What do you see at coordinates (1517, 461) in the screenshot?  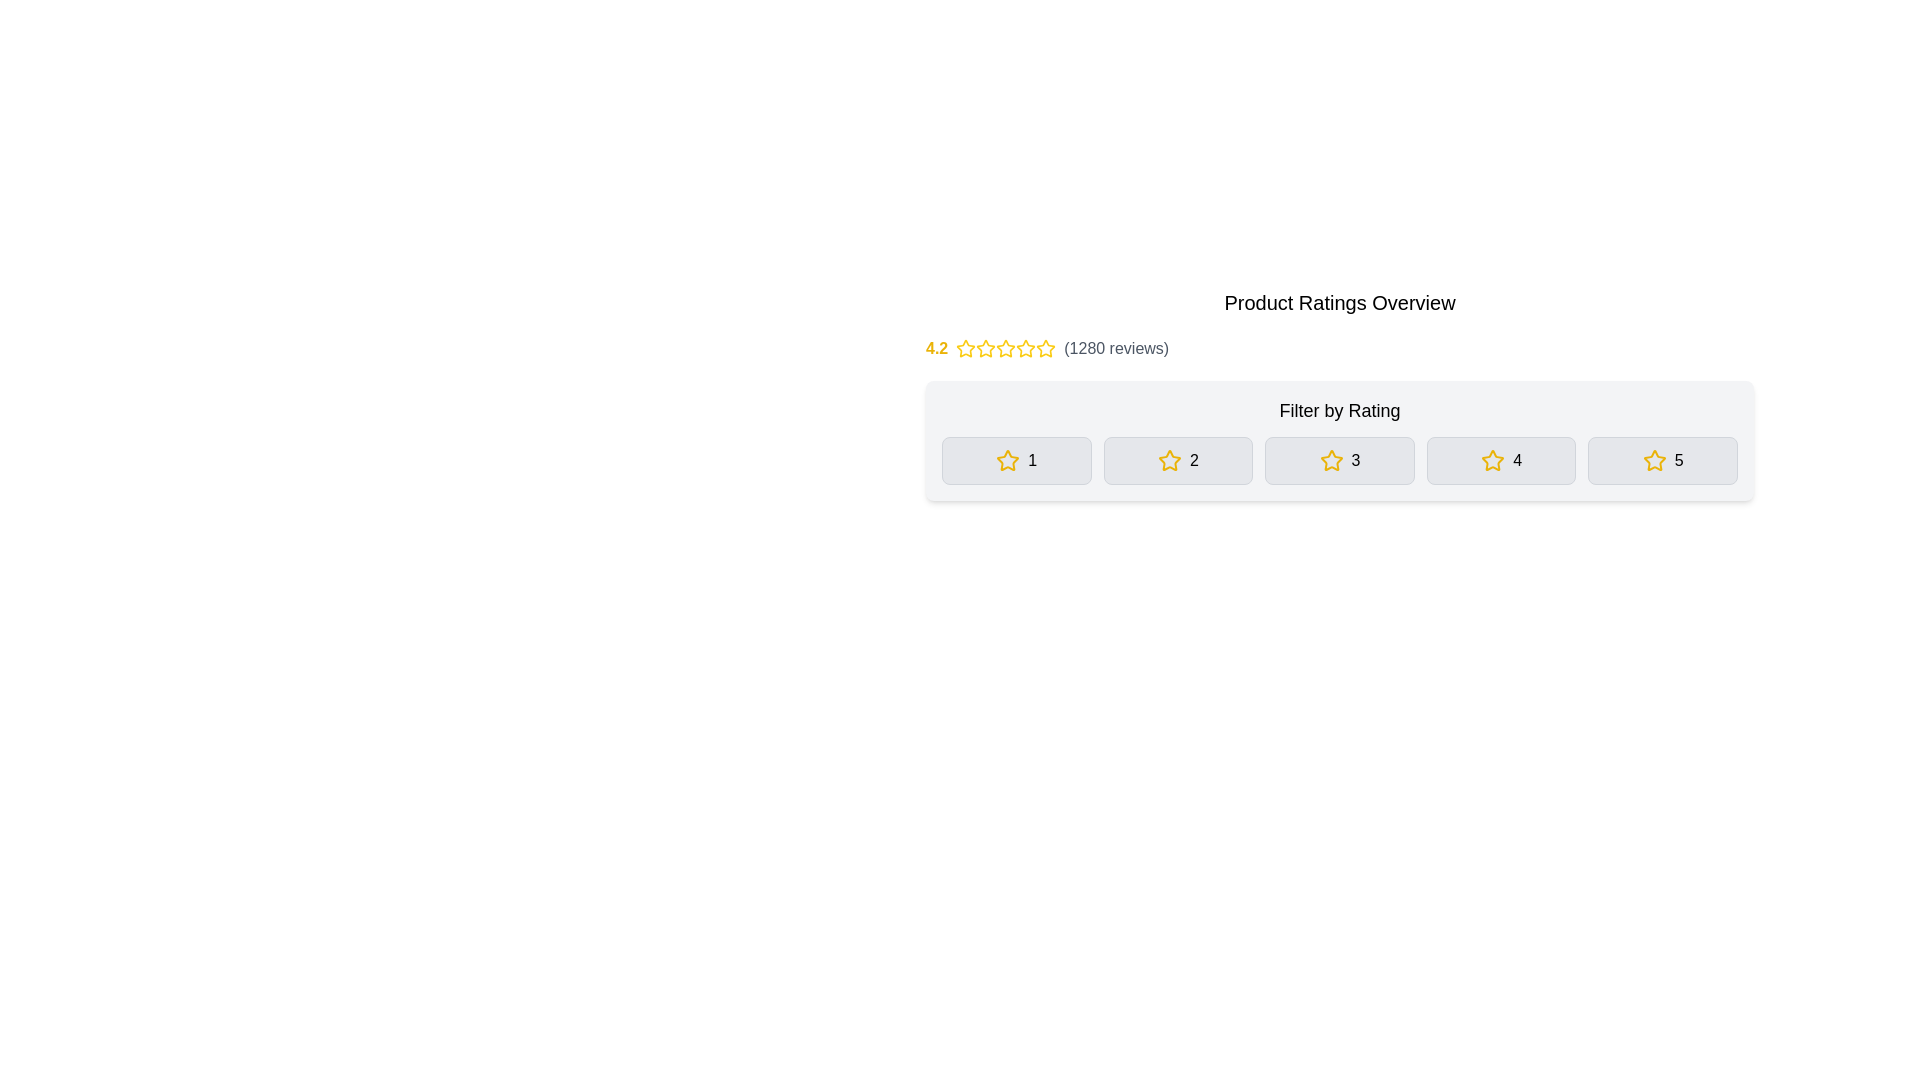 I see `the numerical portion of the fourth rating filter button, which indicates the specific rating value for filtering` at bounding box center [1517, 461].